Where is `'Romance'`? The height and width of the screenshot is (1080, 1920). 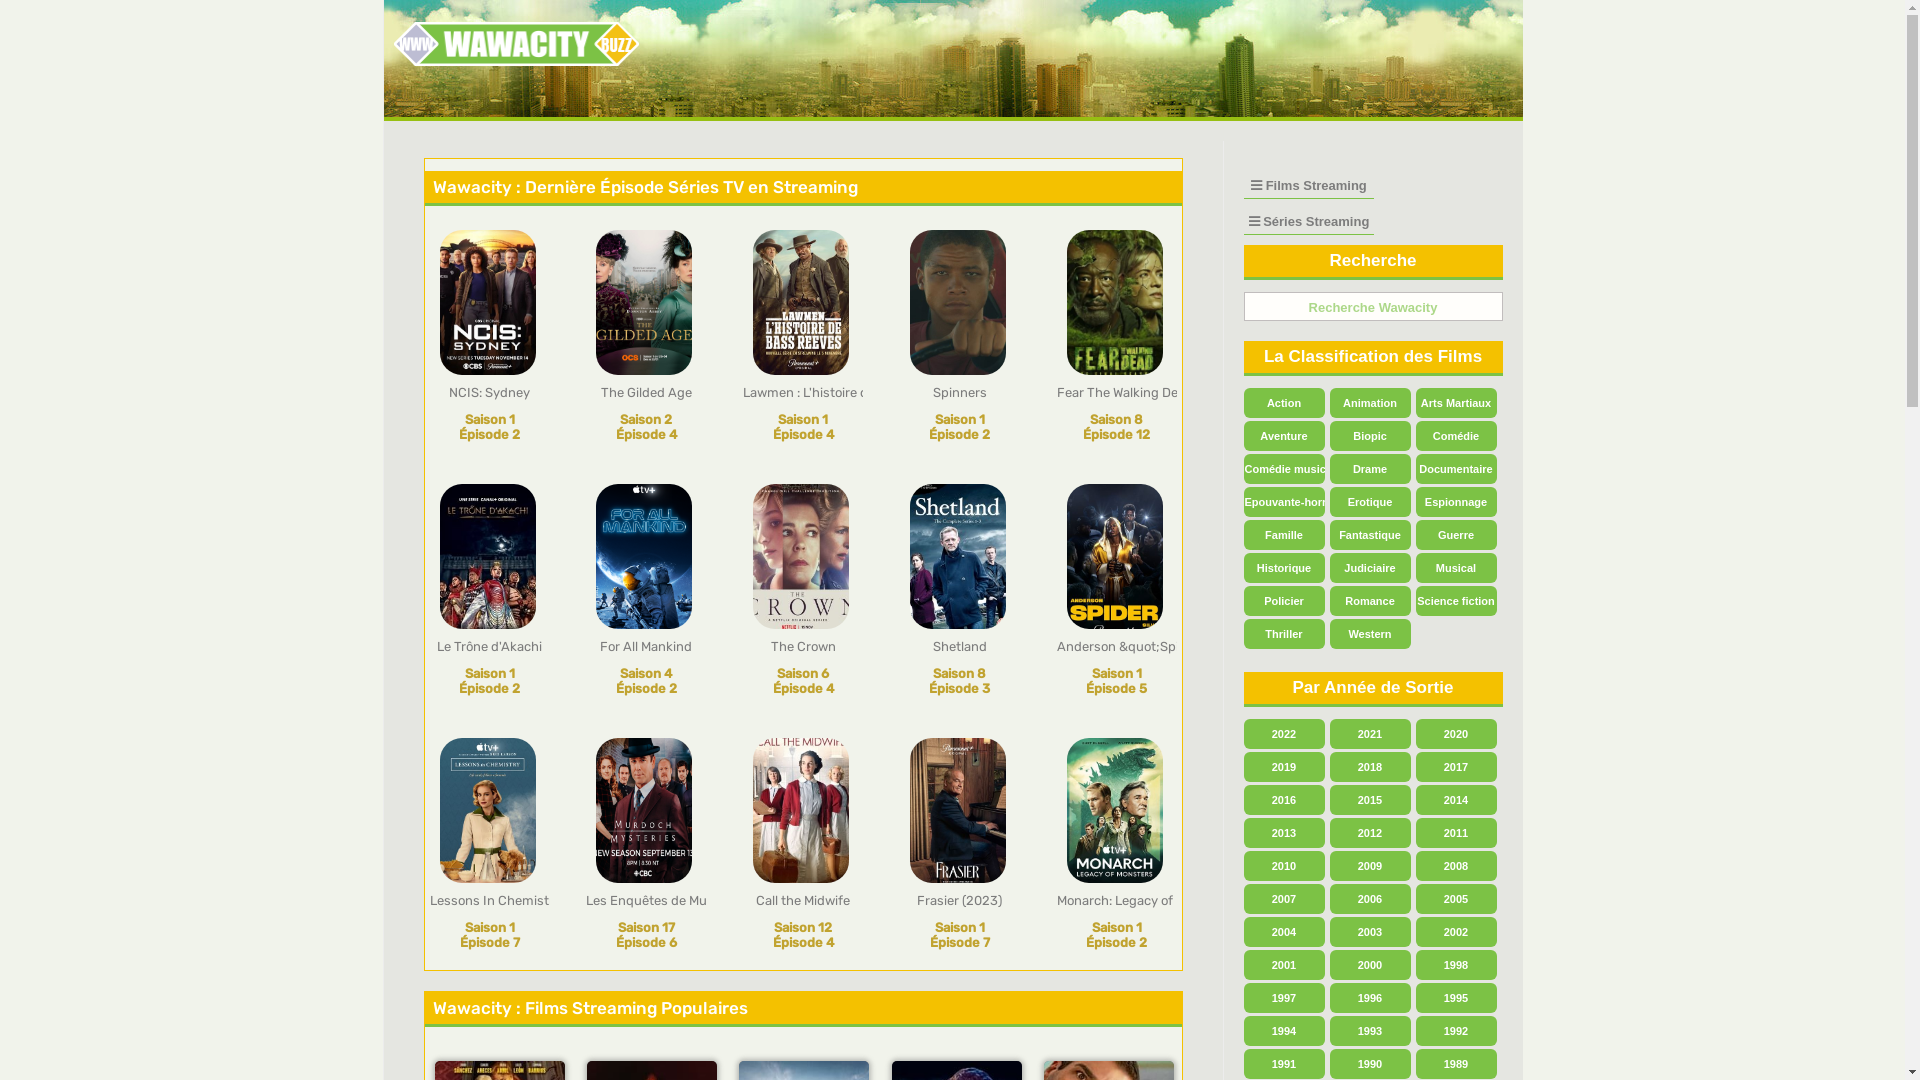
'Romance' is located at coordinates (1329, 600).